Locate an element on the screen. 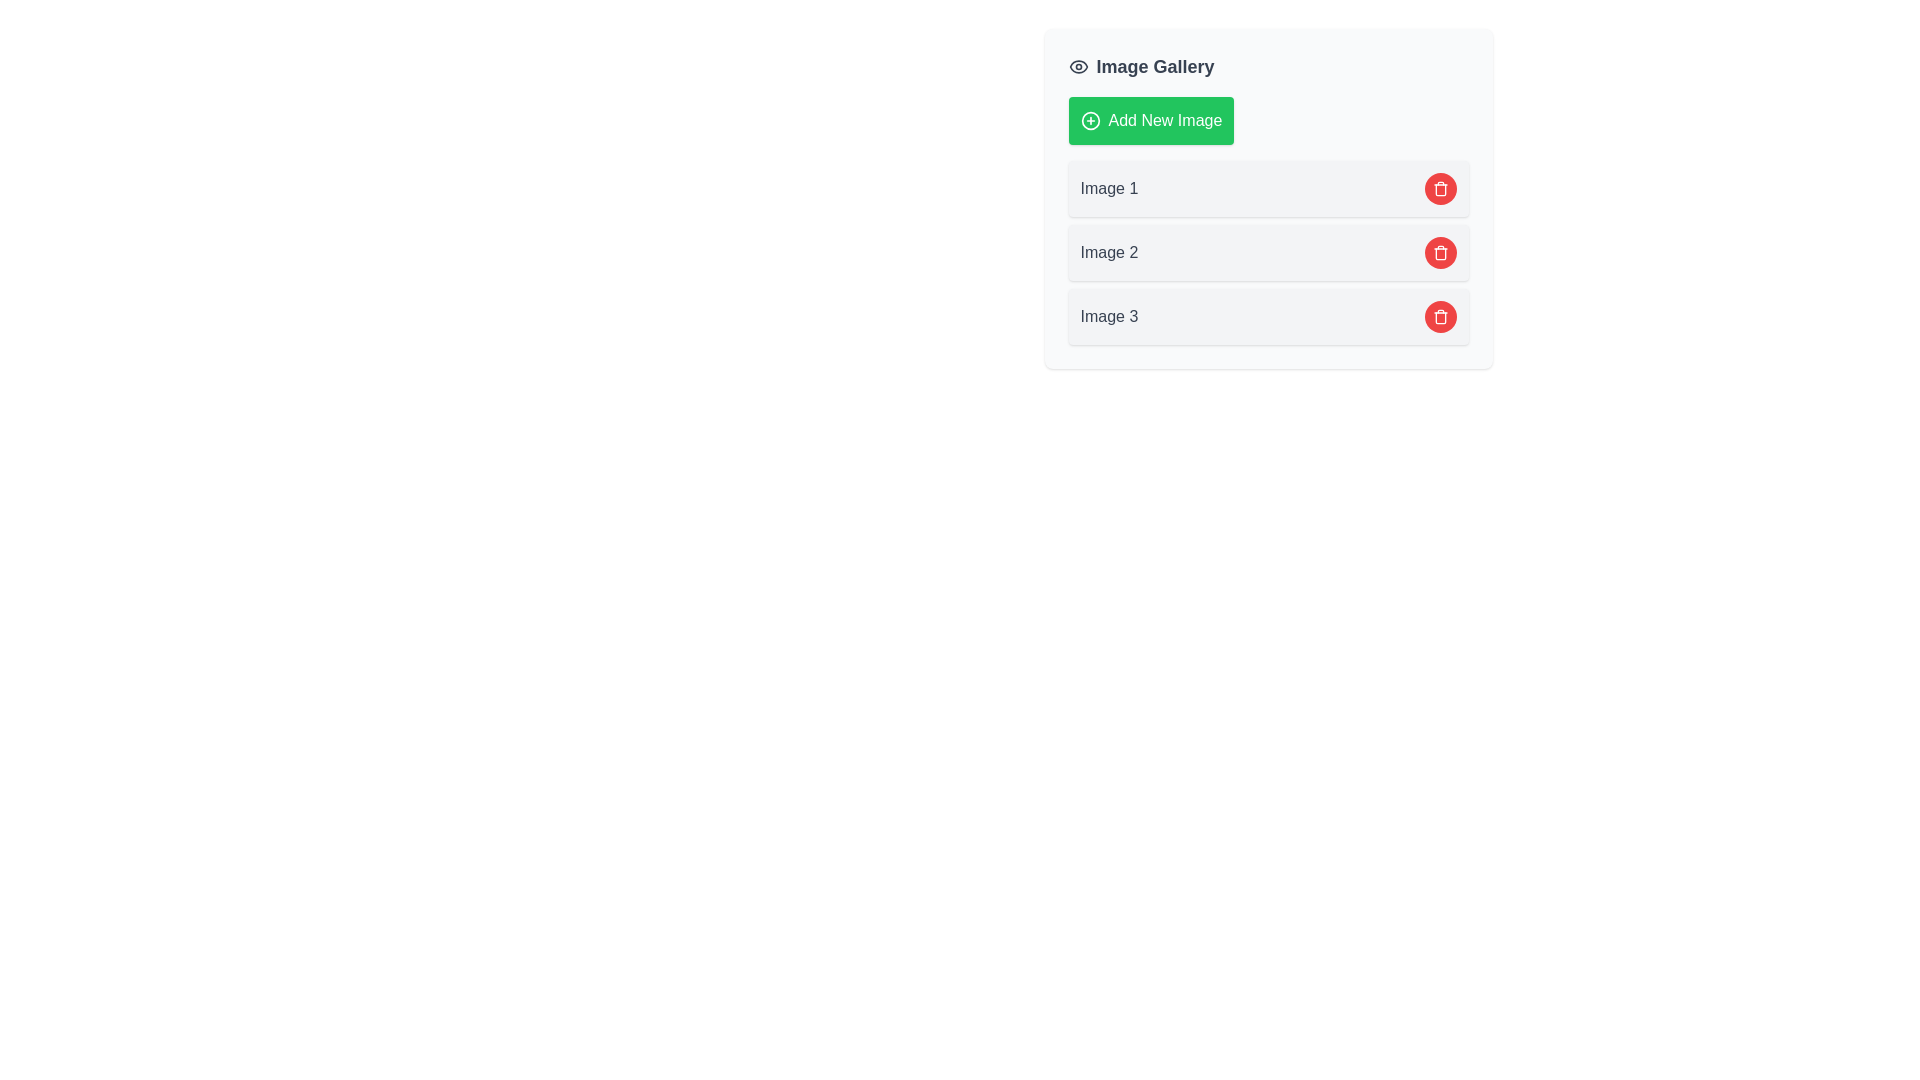  the list item labeled 'Image 3' in the 'Image Gallery', which allows users to either select it or use the delete button adjacent to it is located at coordinates (1267, 315).